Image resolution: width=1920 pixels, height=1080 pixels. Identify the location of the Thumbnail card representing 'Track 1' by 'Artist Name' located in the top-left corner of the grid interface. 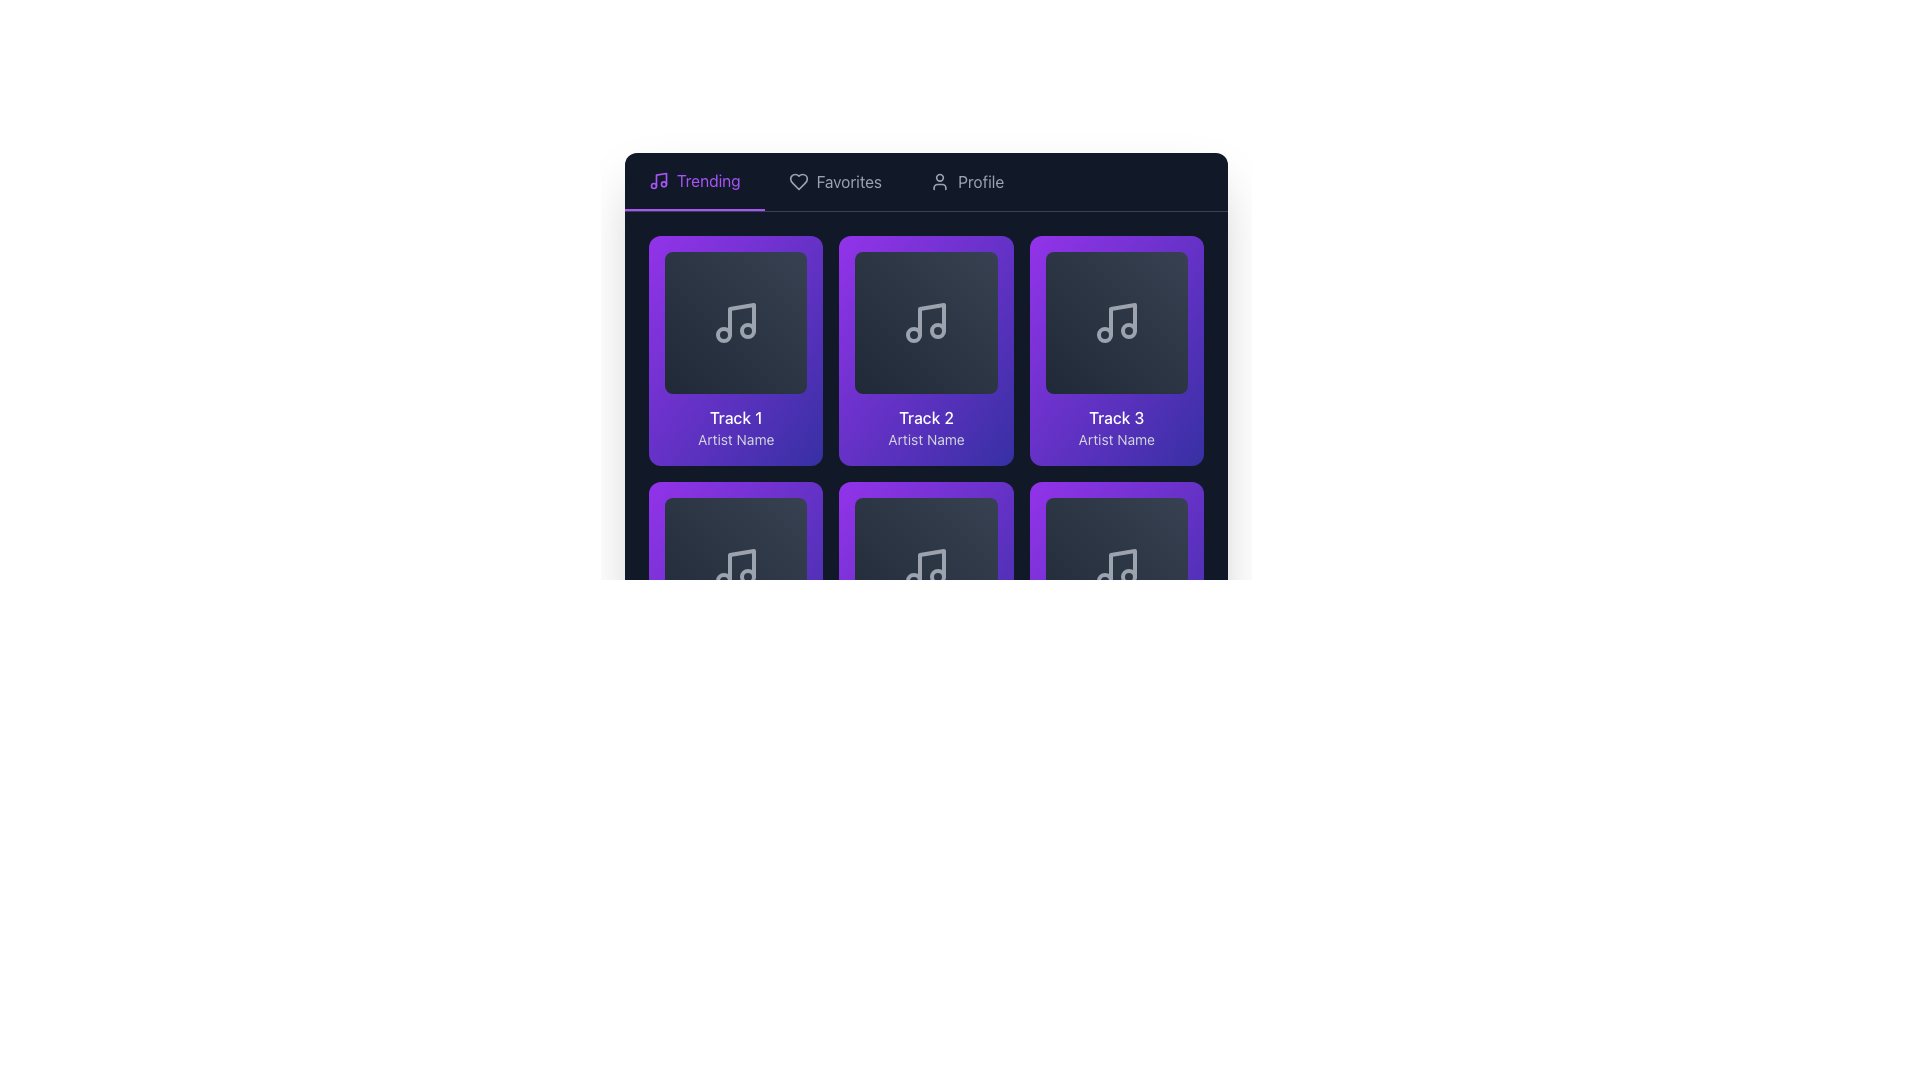
(735, 322).